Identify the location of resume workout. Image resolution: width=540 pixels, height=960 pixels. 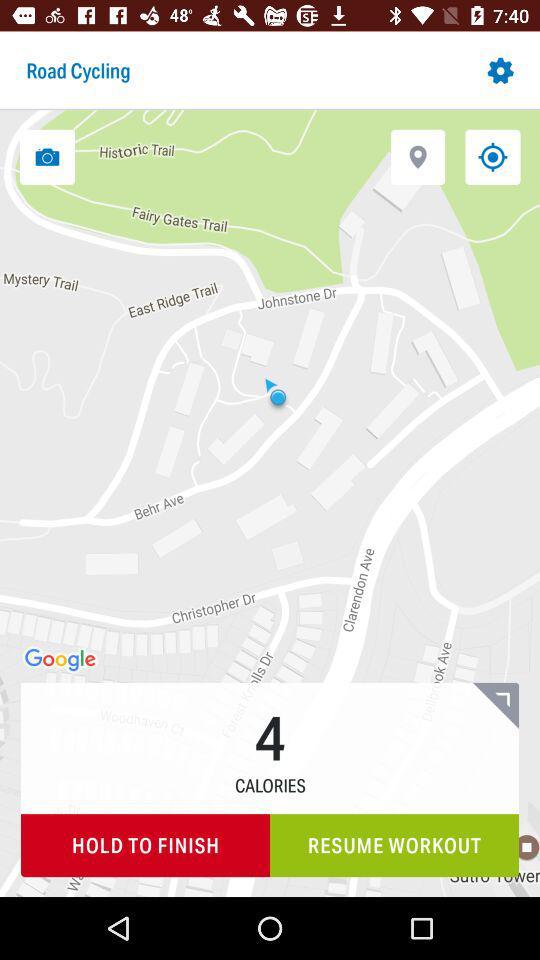
(394, 844).